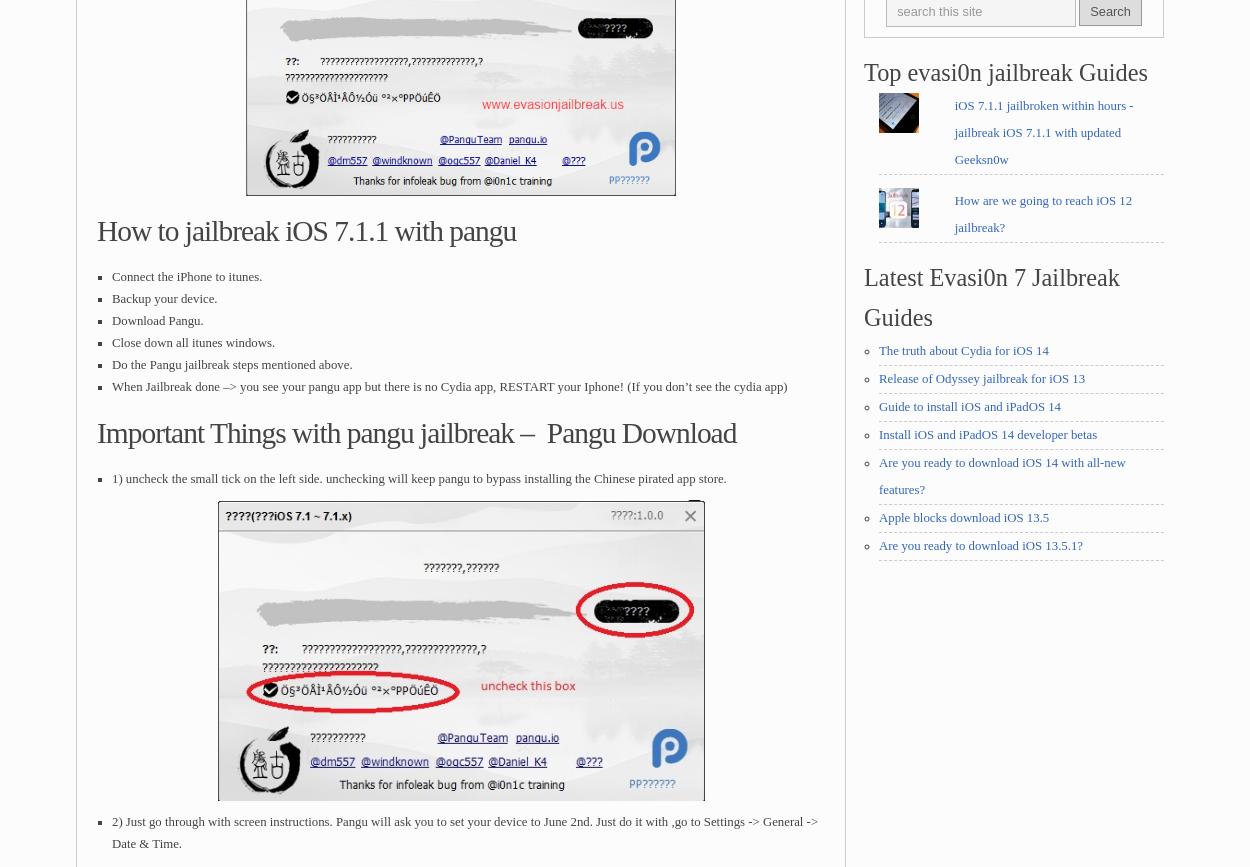 The height and width of the screenshot is (867, 1250). I want to click on 'Connect the iPhone to itunes.', so click(187, 277).